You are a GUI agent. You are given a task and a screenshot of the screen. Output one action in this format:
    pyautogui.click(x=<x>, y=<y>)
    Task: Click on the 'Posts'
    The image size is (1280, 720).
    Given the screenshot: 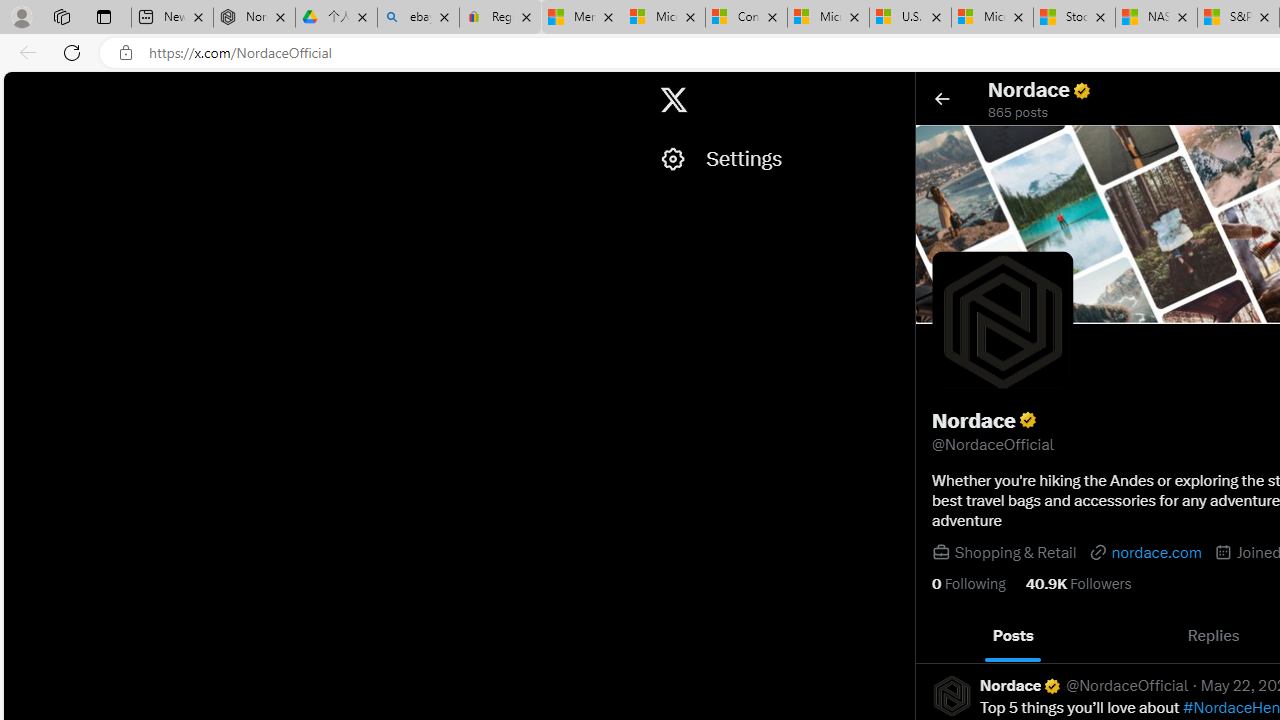 What is the action you would take?
    pyautogui.click(x=1013, y=636)
    